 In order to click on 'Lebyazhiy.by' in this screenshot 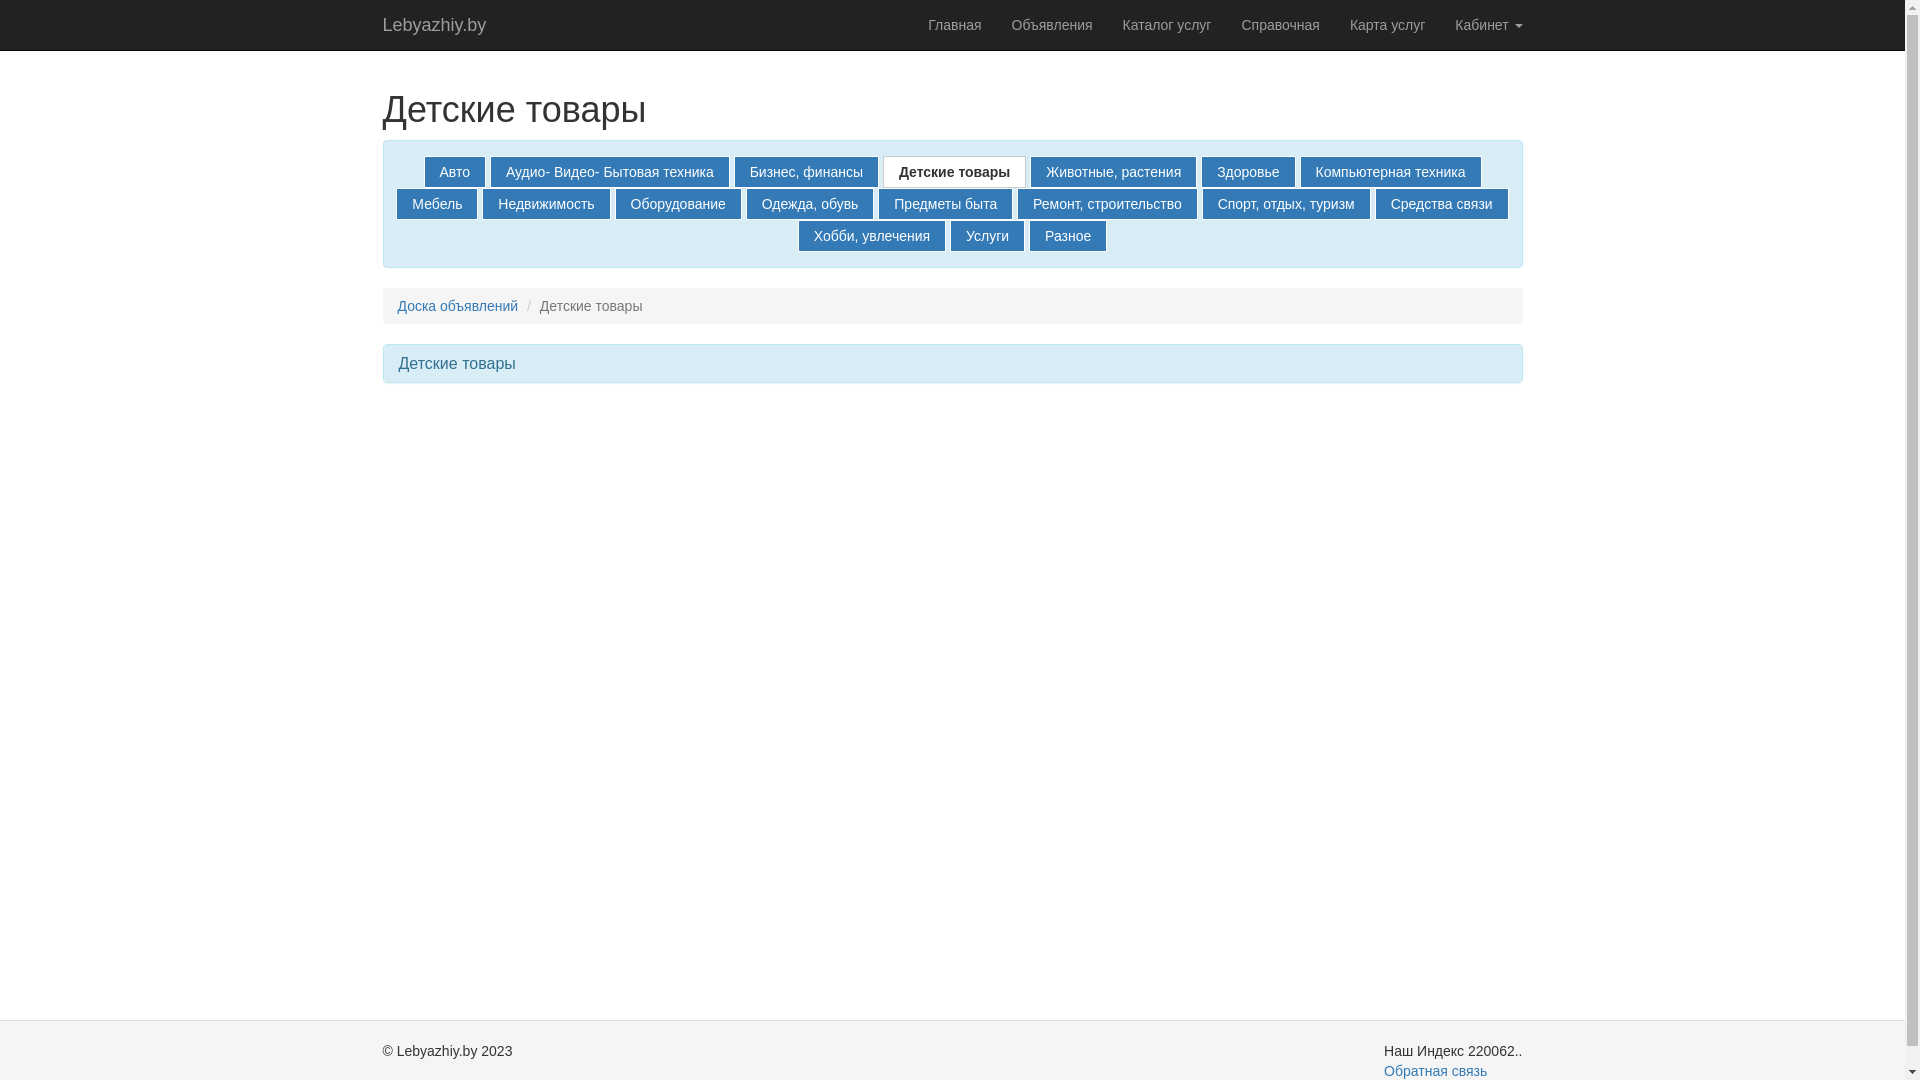, I will do `click(434, 24)`.